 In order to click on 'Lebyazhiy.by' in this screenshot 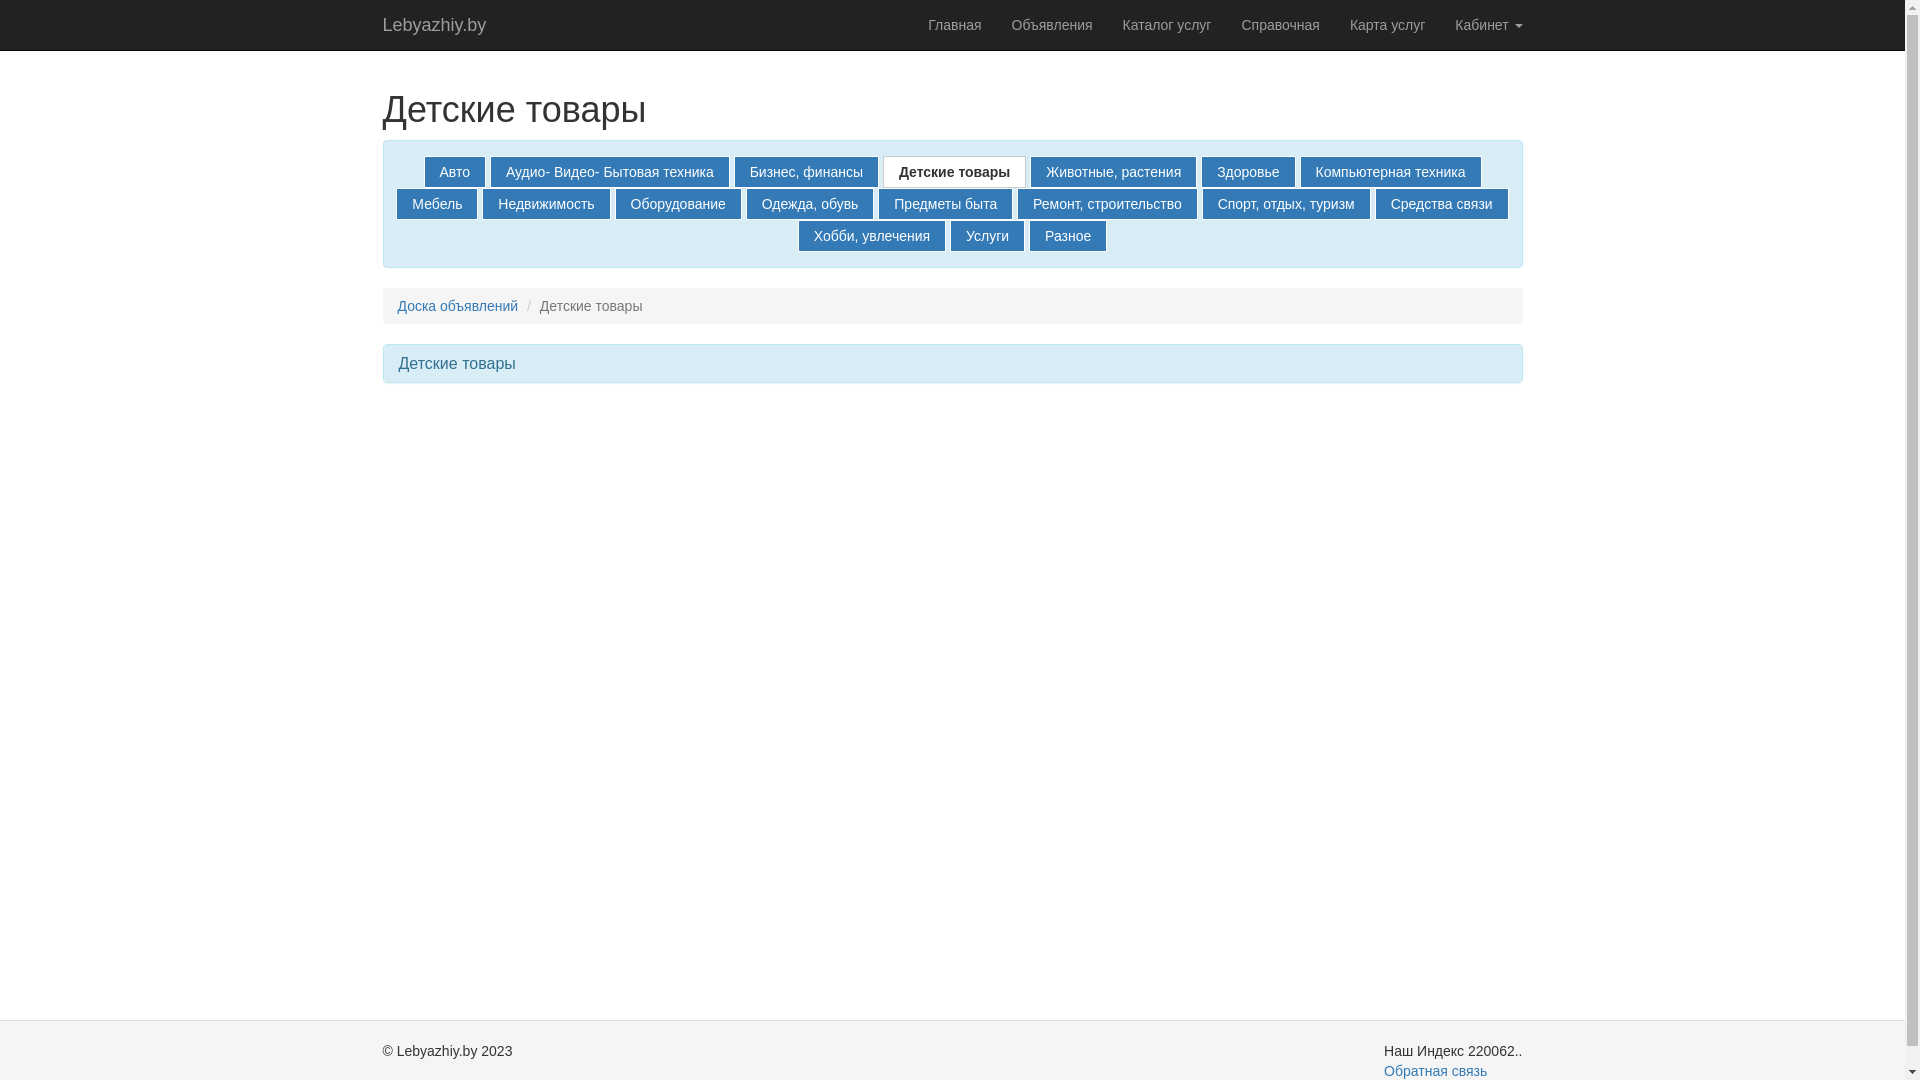, I will do `click(434, 24)`.